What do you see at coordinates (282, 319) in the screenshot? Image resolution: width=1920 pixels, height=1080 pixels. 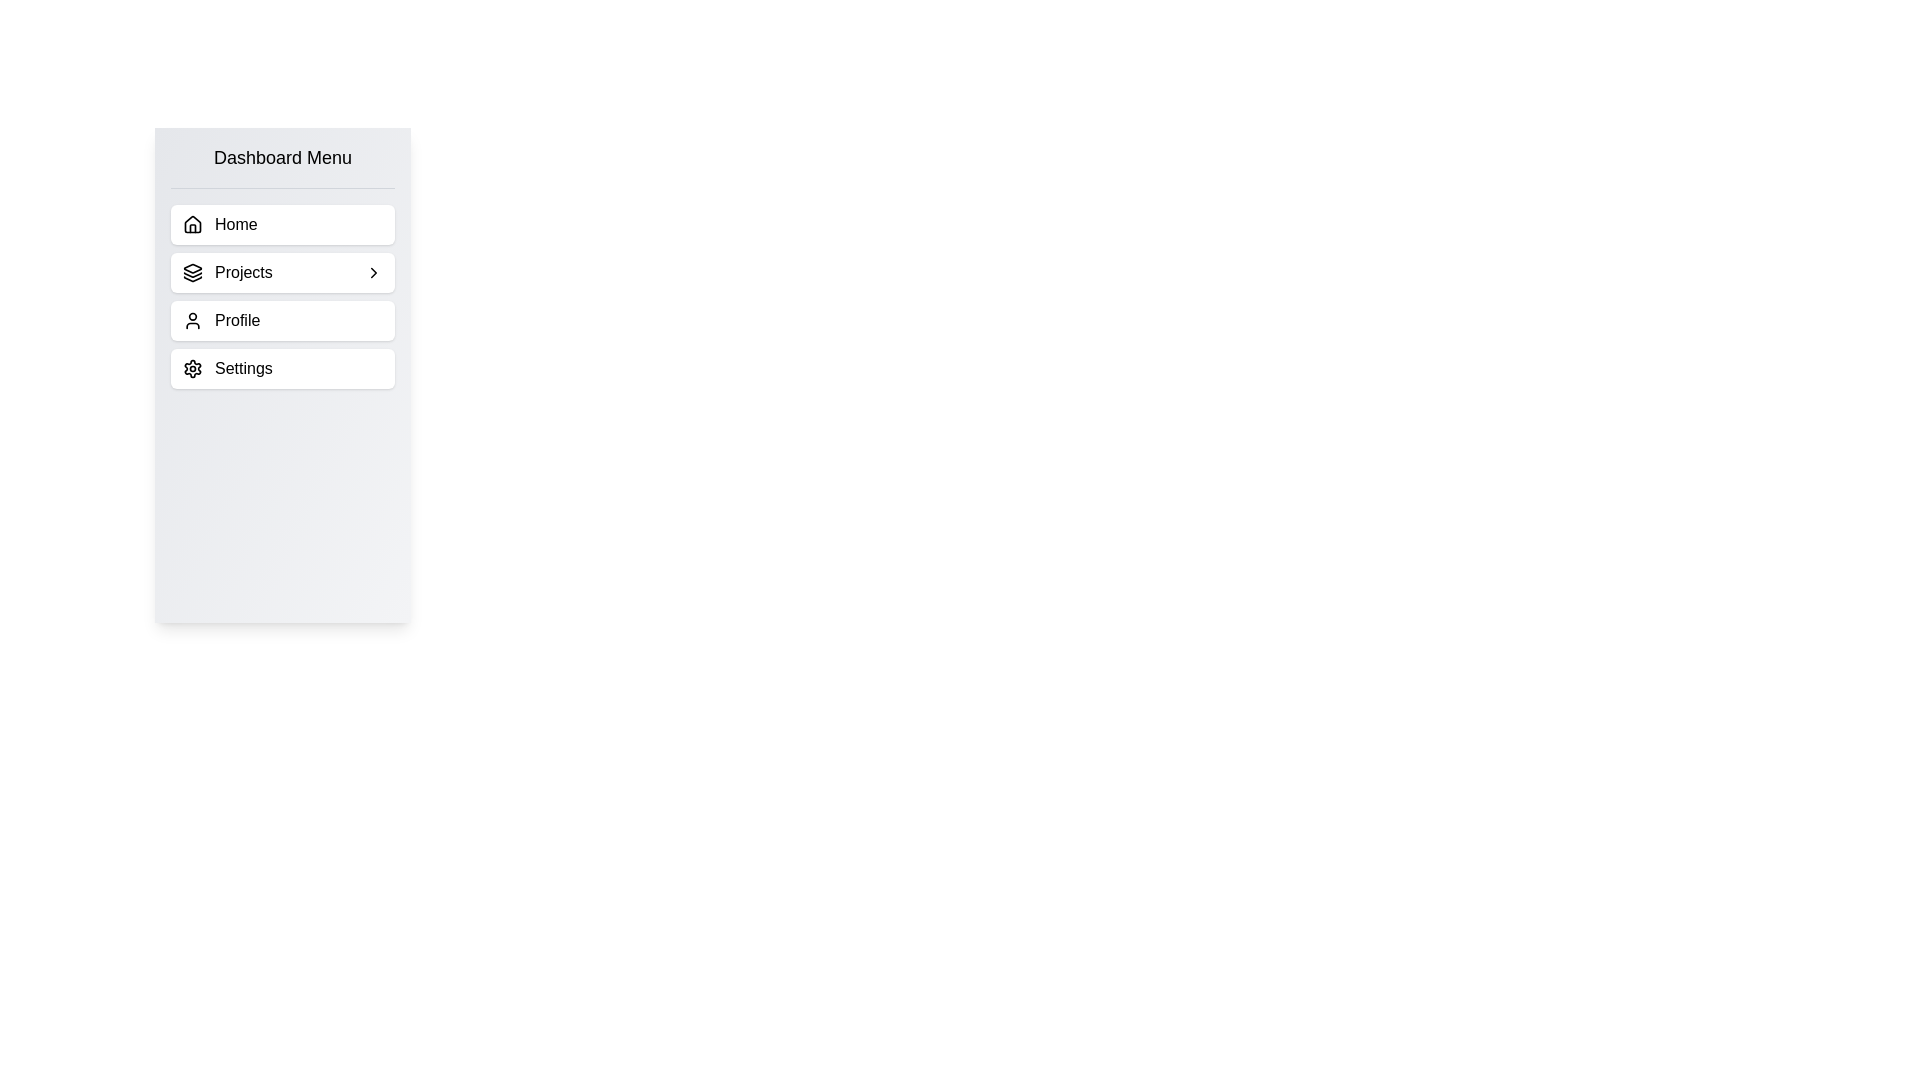 I see `the 'Profile' menu item located in the sidebar, which is the third item in the menu list` at bounding box center [282, 319].